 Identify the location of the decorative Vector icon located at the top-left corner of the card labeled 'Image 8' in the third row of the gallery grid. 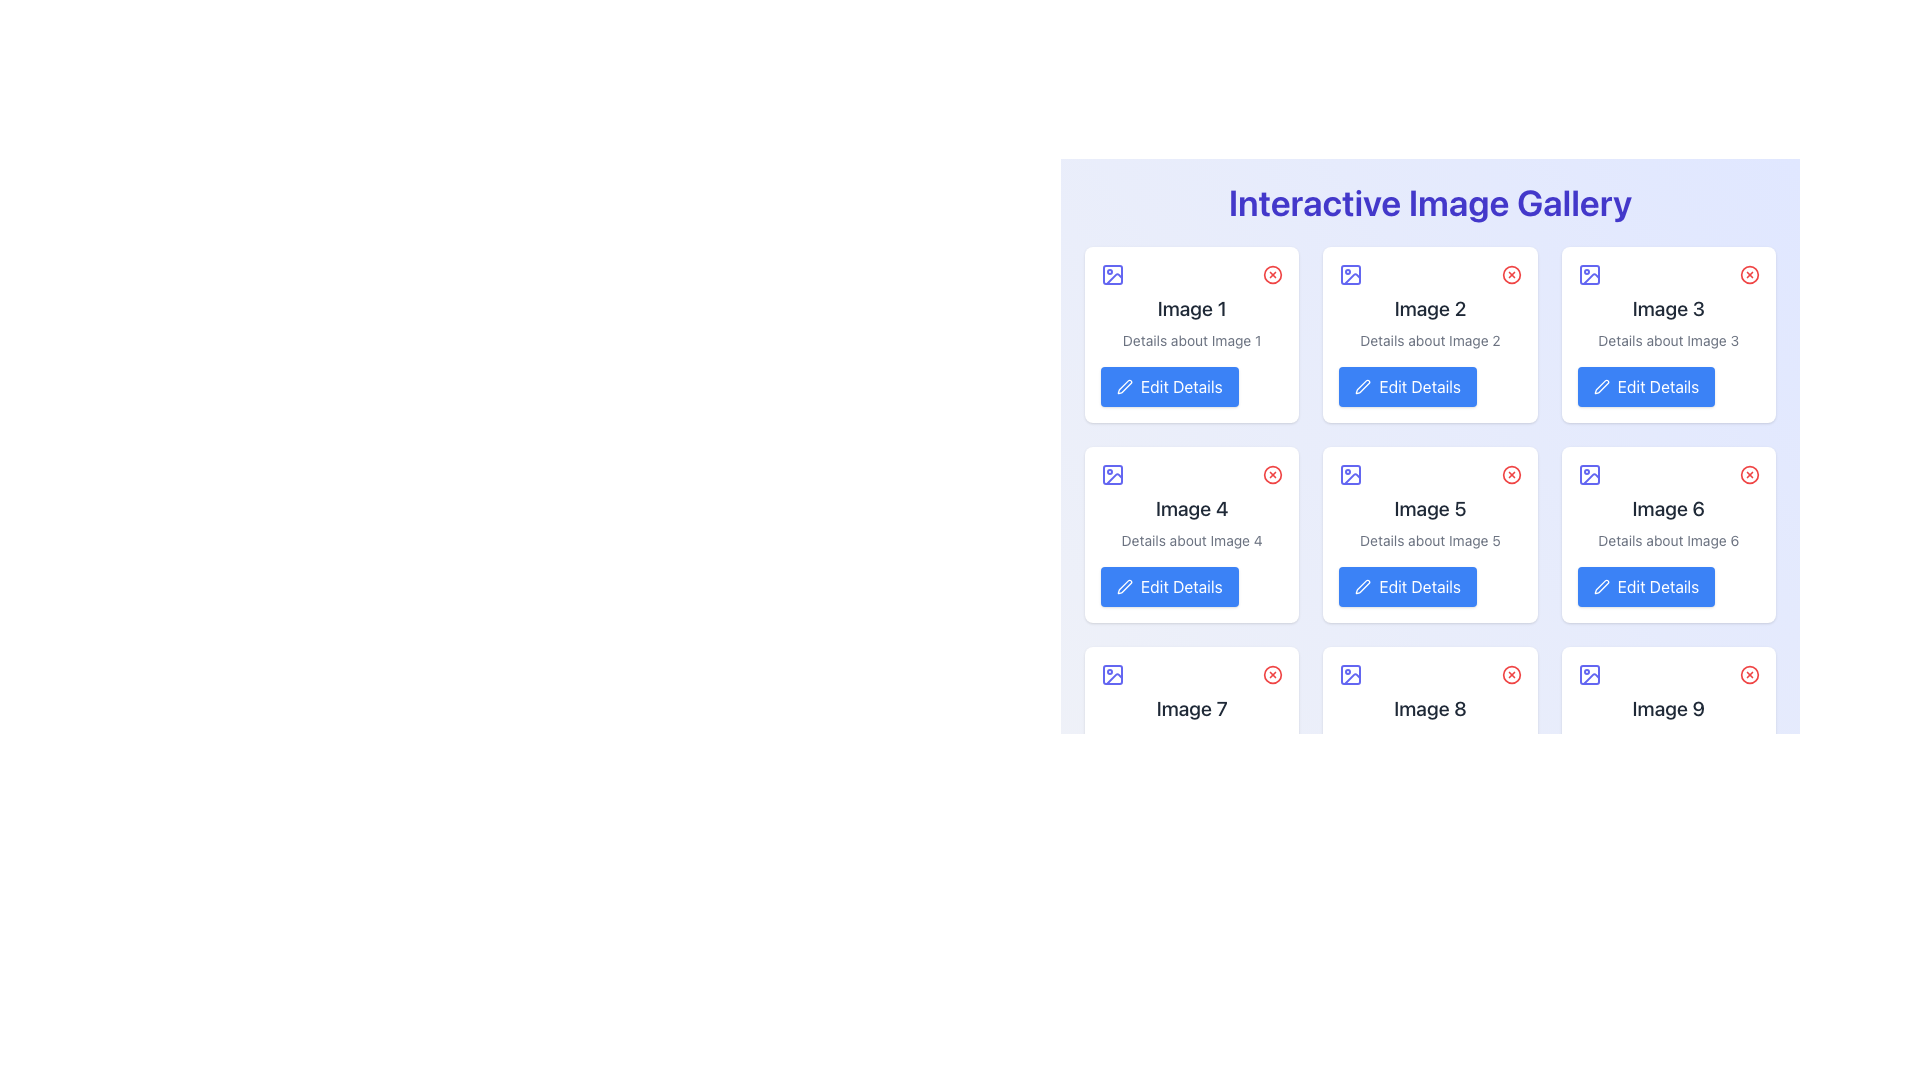
(1351, 675).